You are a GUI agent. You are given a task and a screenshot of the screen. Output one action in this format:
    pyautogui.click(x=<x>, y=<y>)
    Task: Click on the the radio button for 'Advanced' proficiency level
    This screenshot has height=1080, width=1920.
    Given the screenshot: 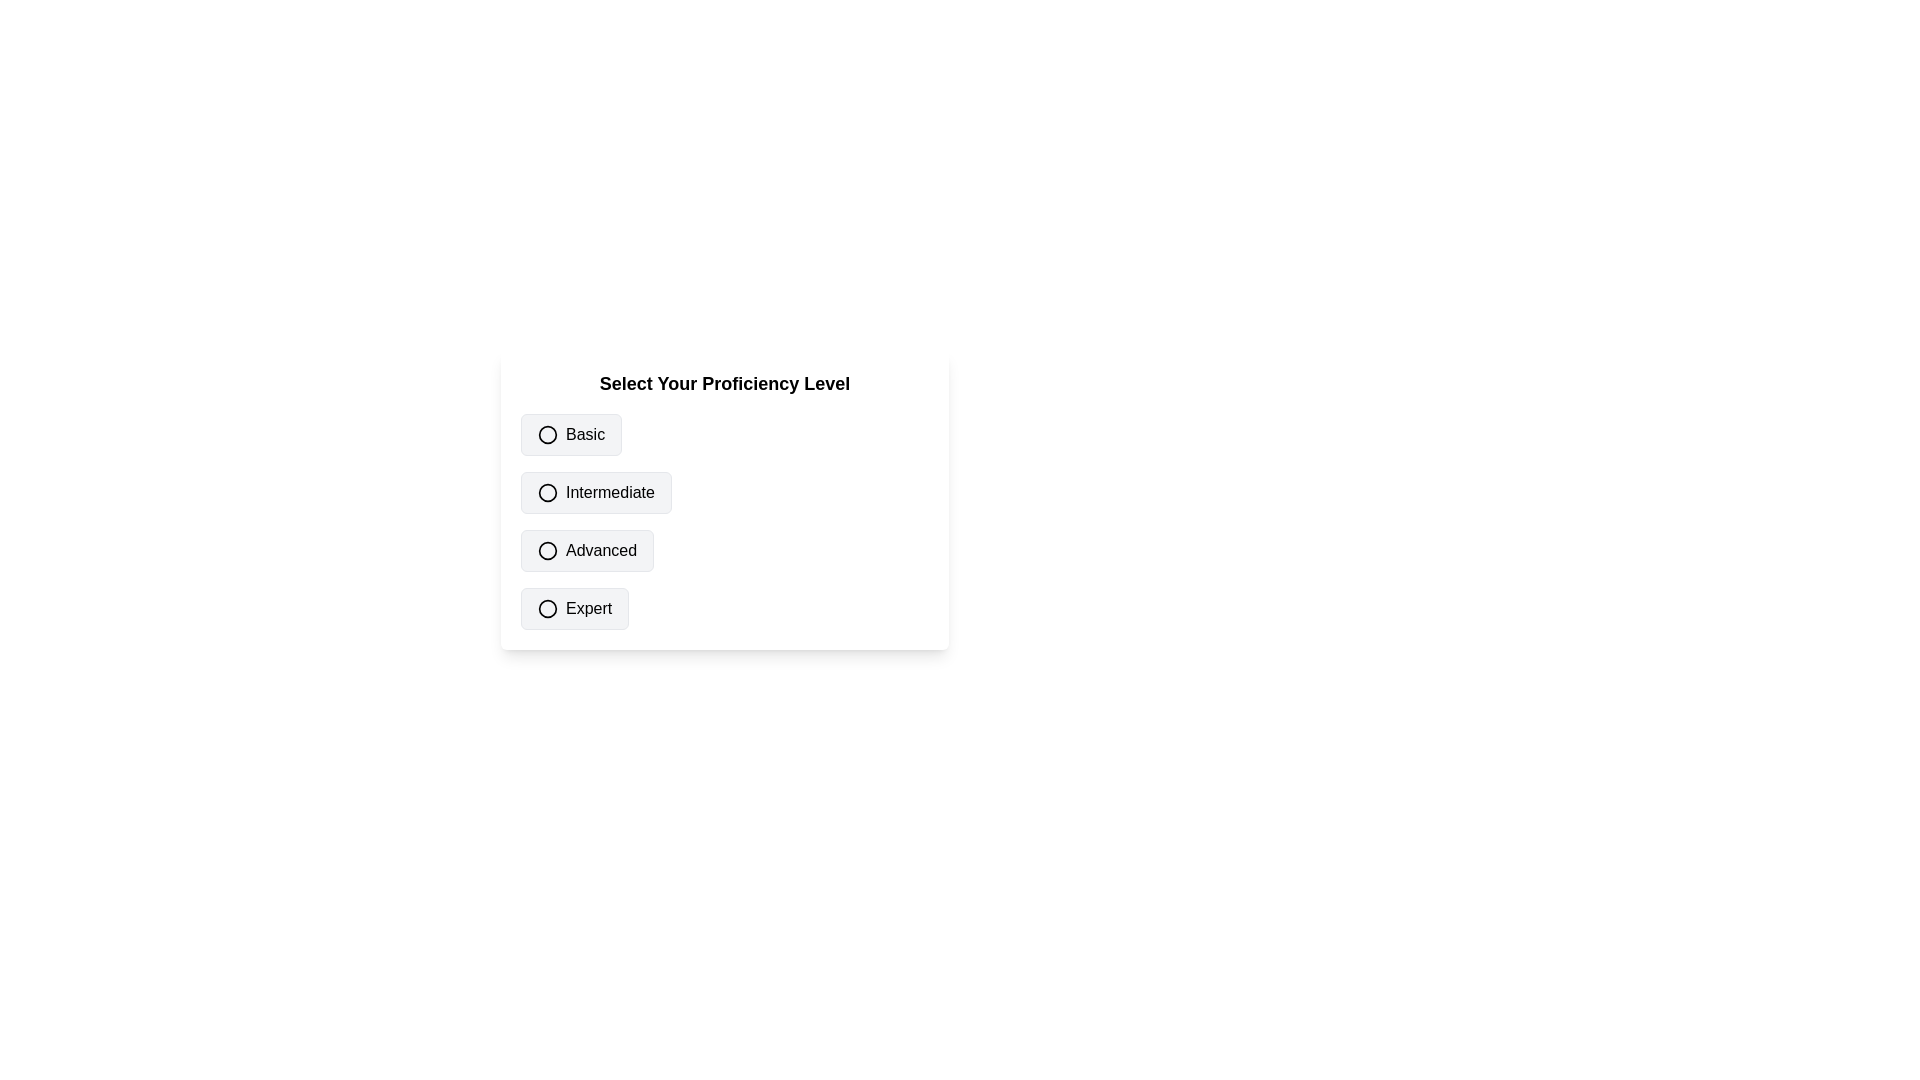 What is the action you would take?
    pyautogui.click(x=547, y=551)
    